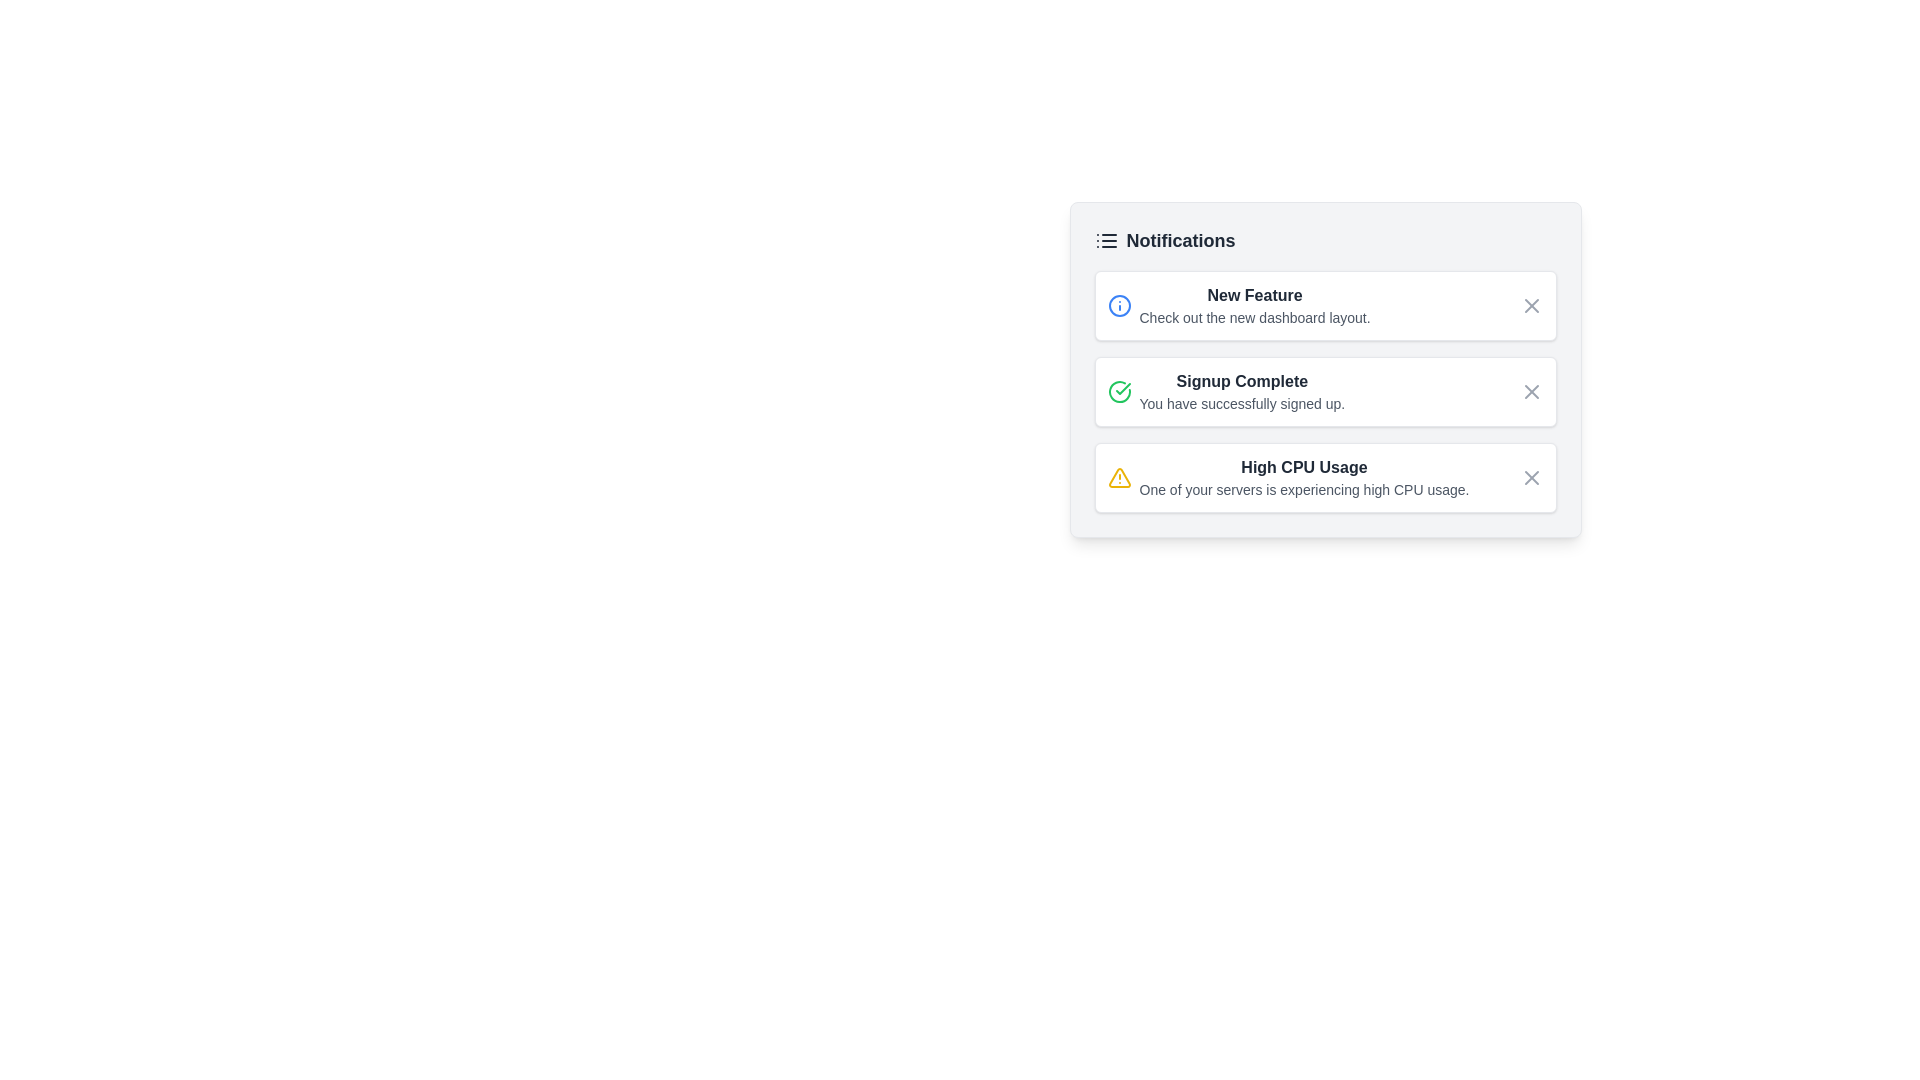 The width and height of the screenshot is (1920, 1080). What do you see at coordinates (1304, 478) in the screenshot?
I see `the Notification Message displaying 'High CPU Usage' which is the third notification in the list, located below 'Signup Complete'` at bounding box center [1304, 478].